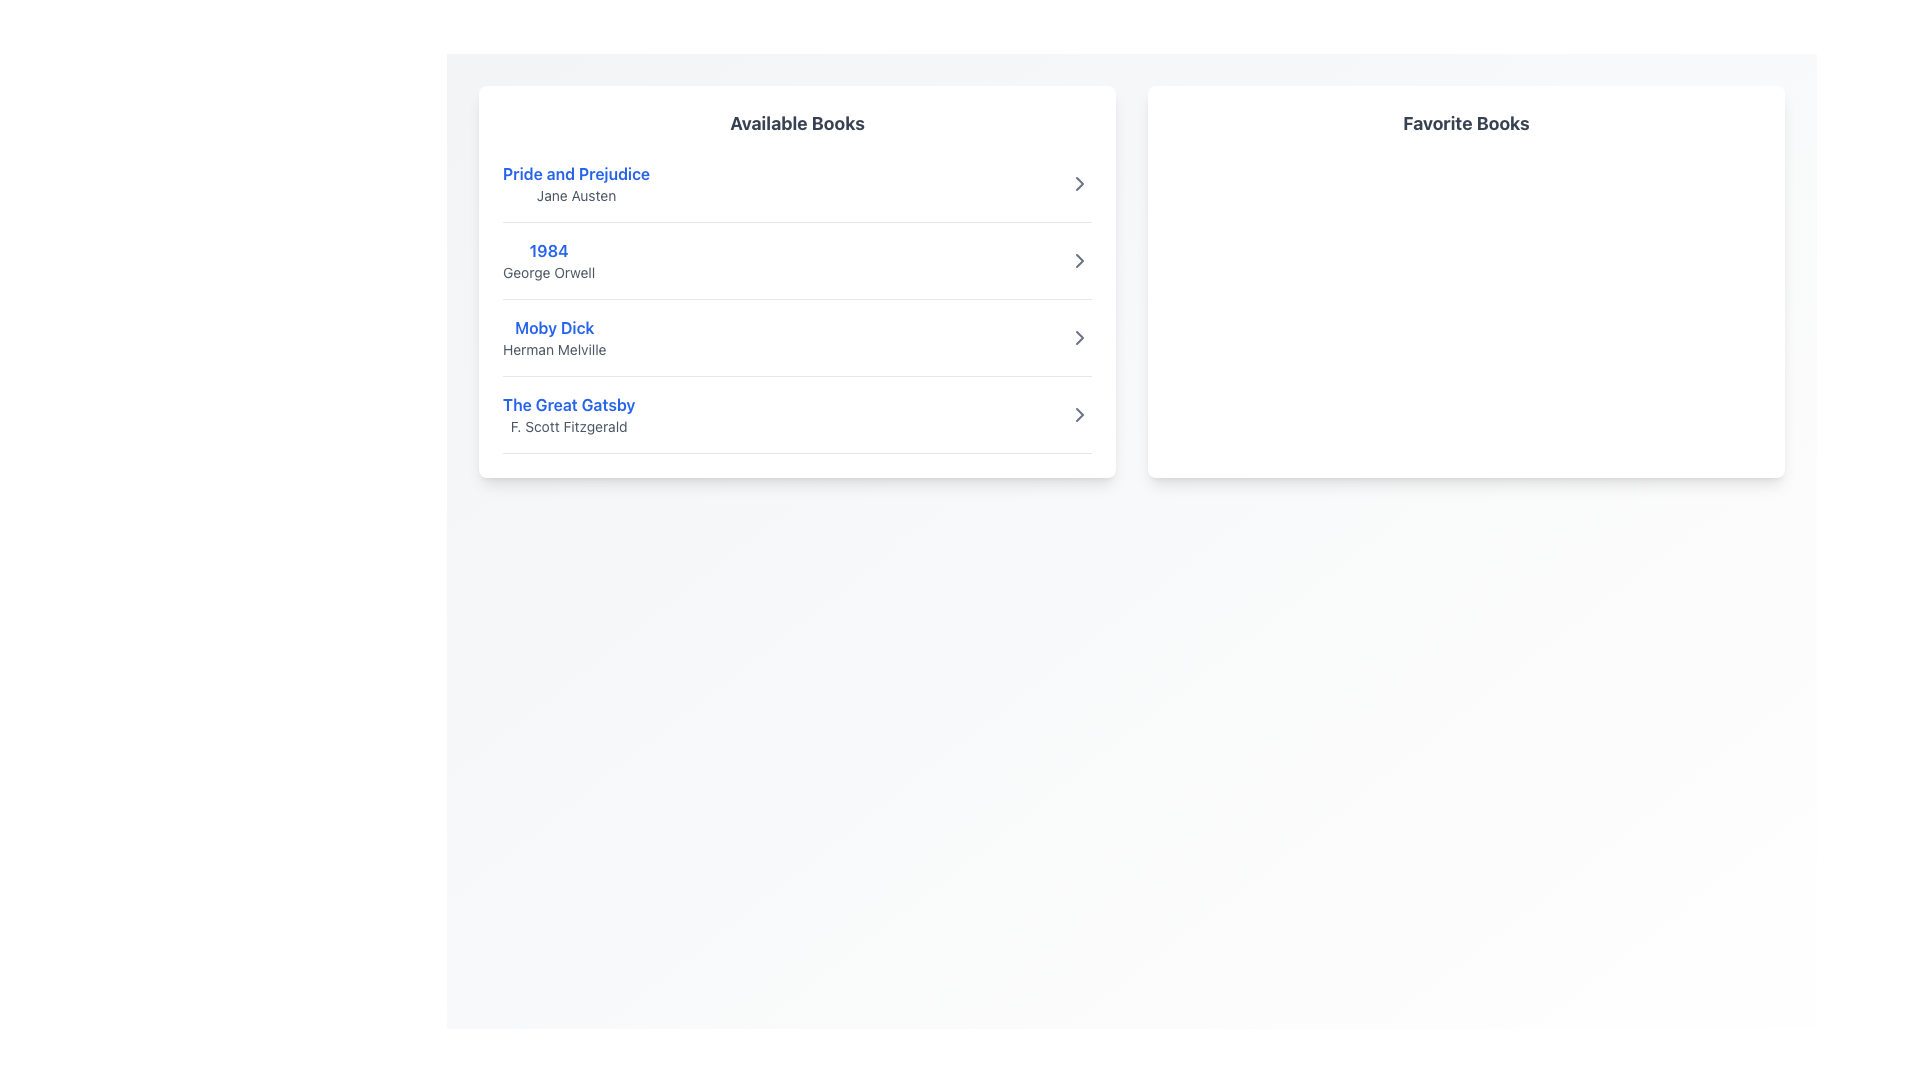 This screenshot has height=1080, width=1920. What do you see at coordinates (1079, 184) in the screenshot?
I see `the Chevon Navigation Icon located at the rightmost side of the 'Available Books' panel` at bounding box center [1079, 184].